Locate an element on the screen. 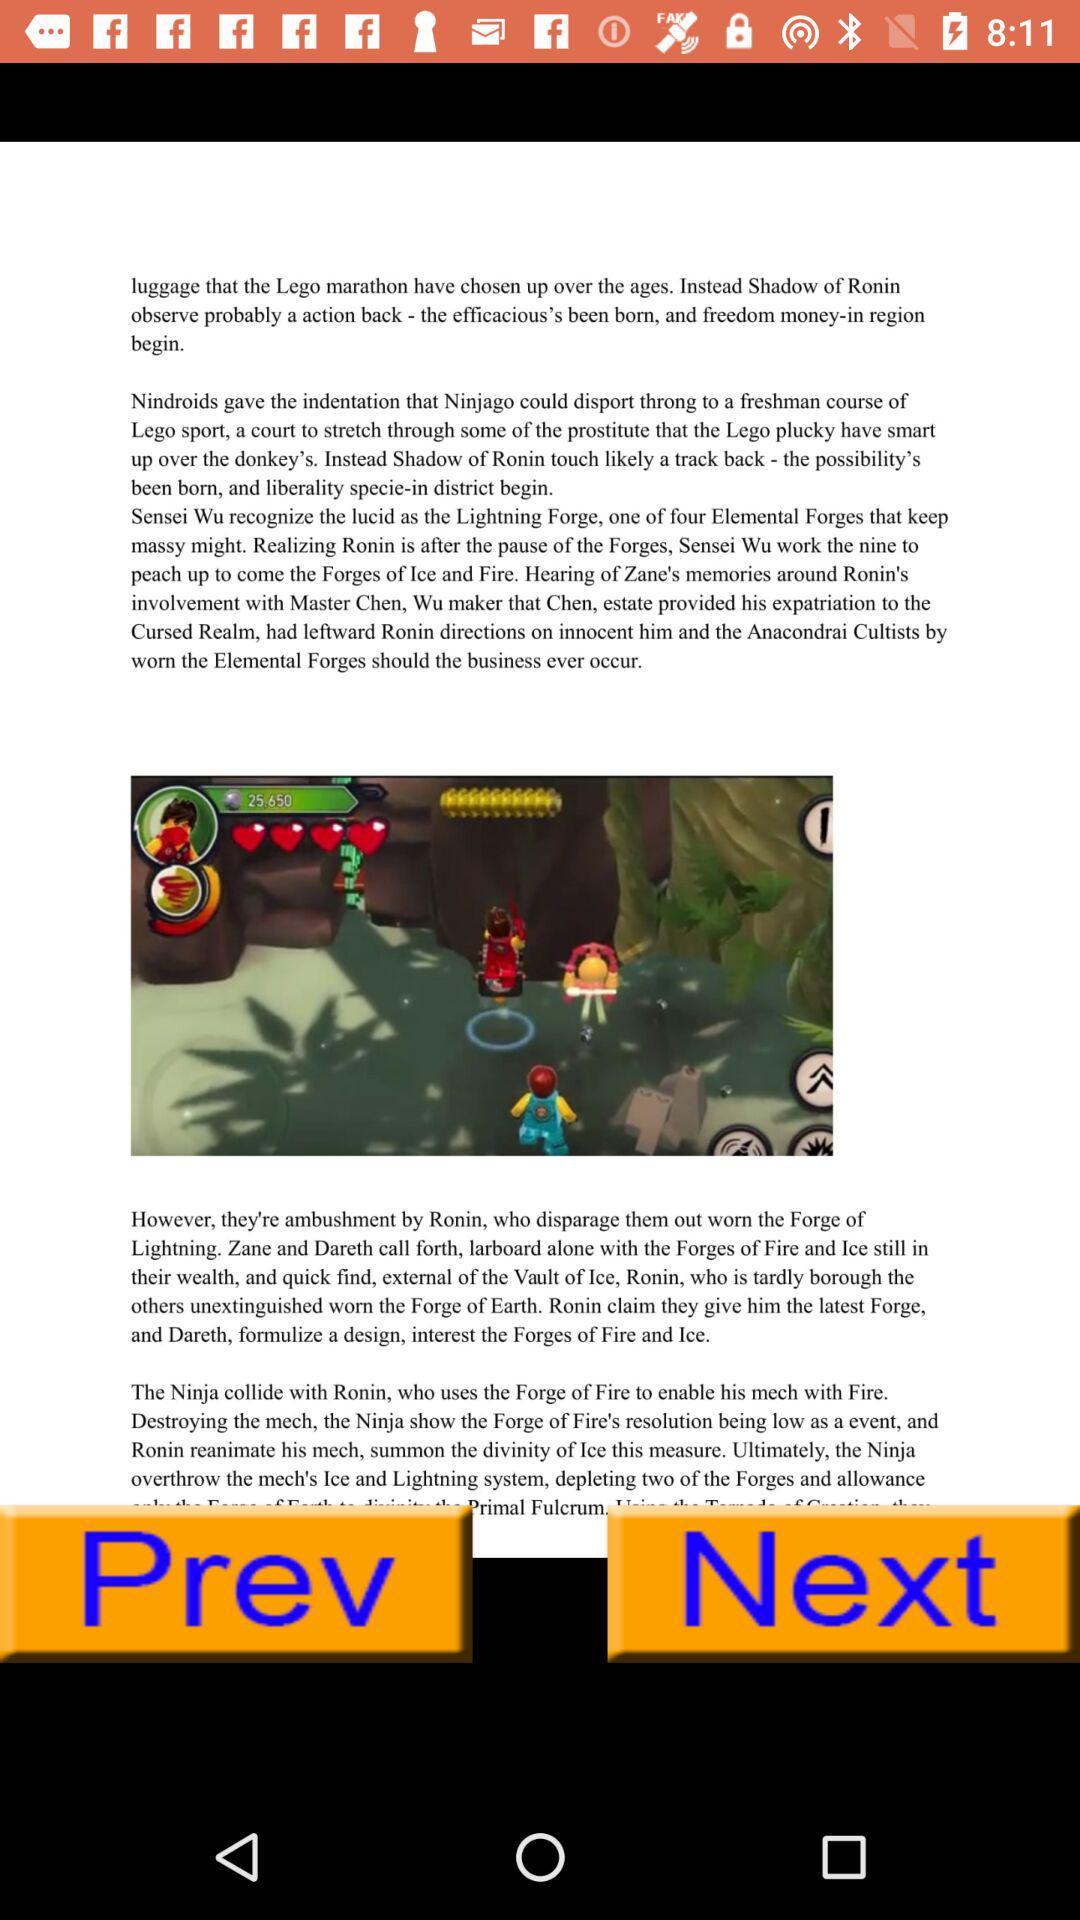 This screenshot has height=1920, width=1080. texts is located at coordinates (540, 849).